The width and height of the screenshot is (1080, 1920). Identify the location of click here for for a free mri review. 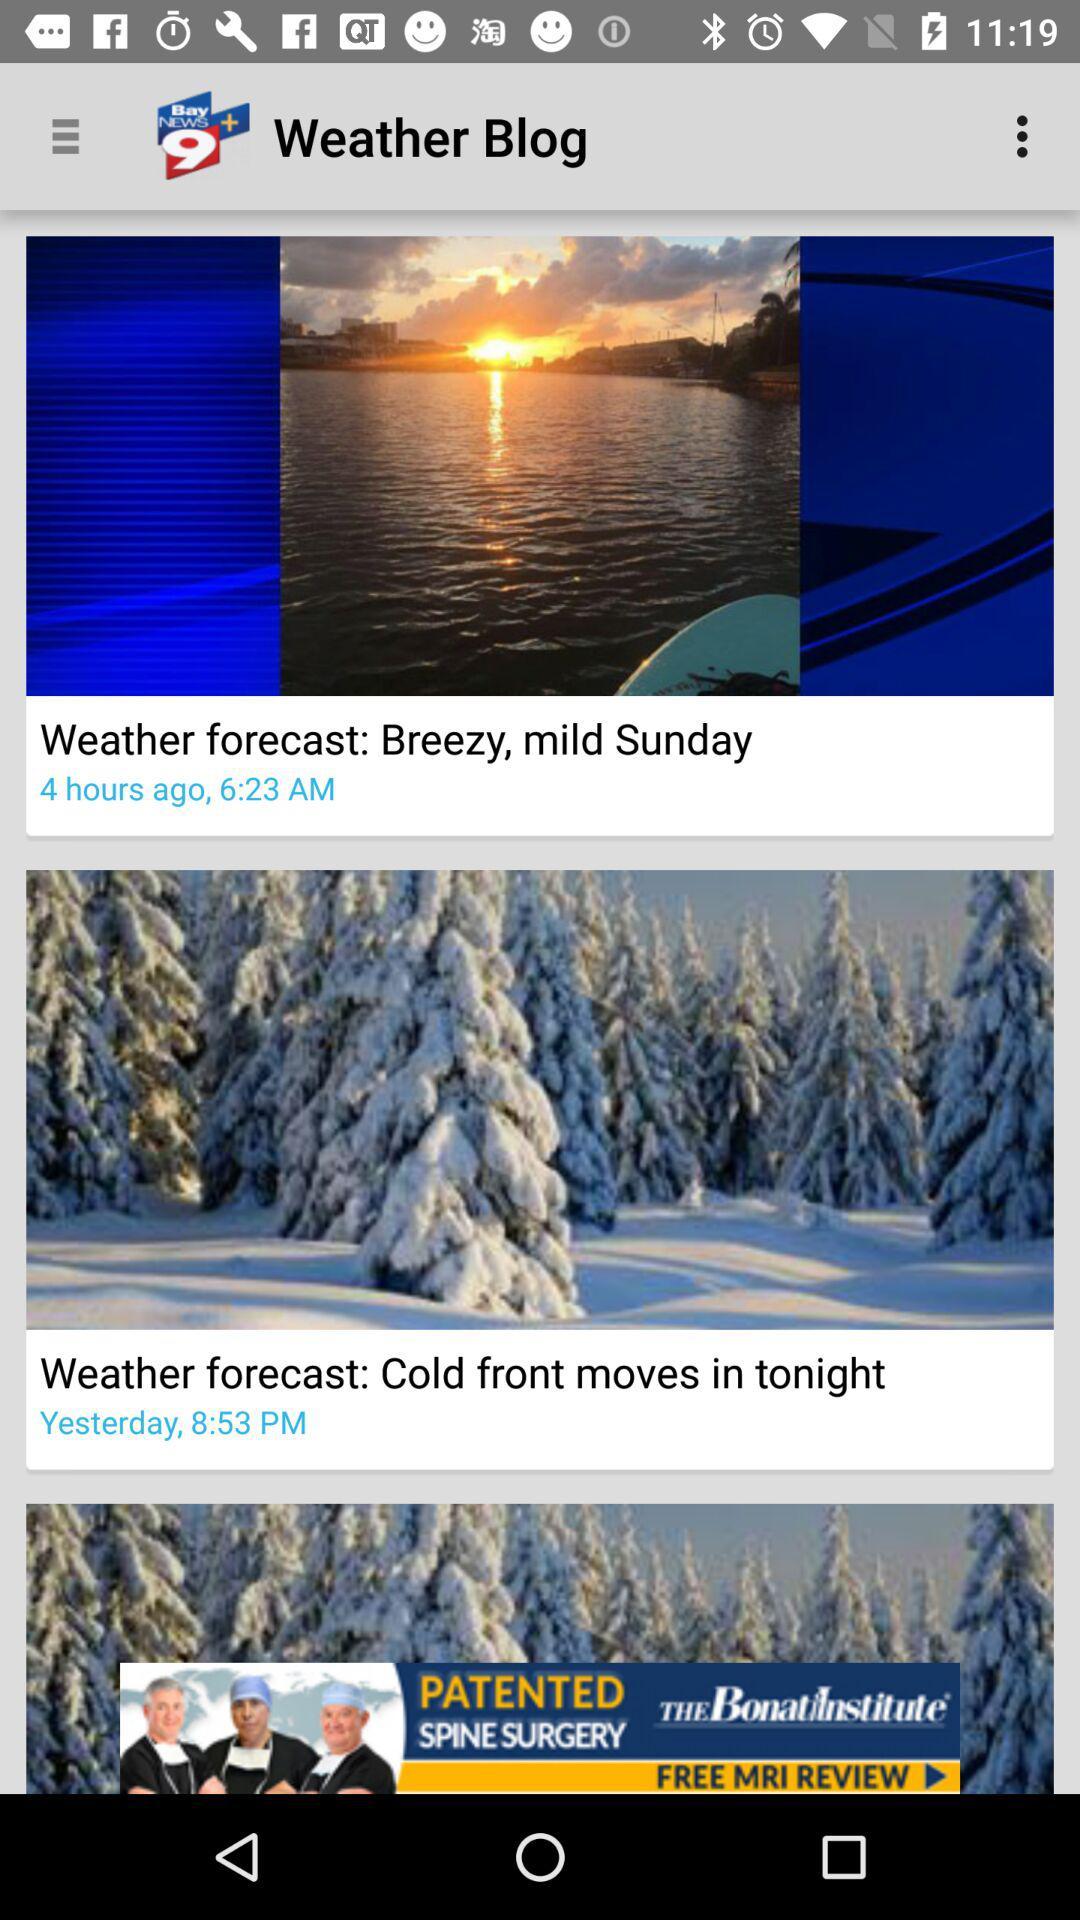
(540, 1727).